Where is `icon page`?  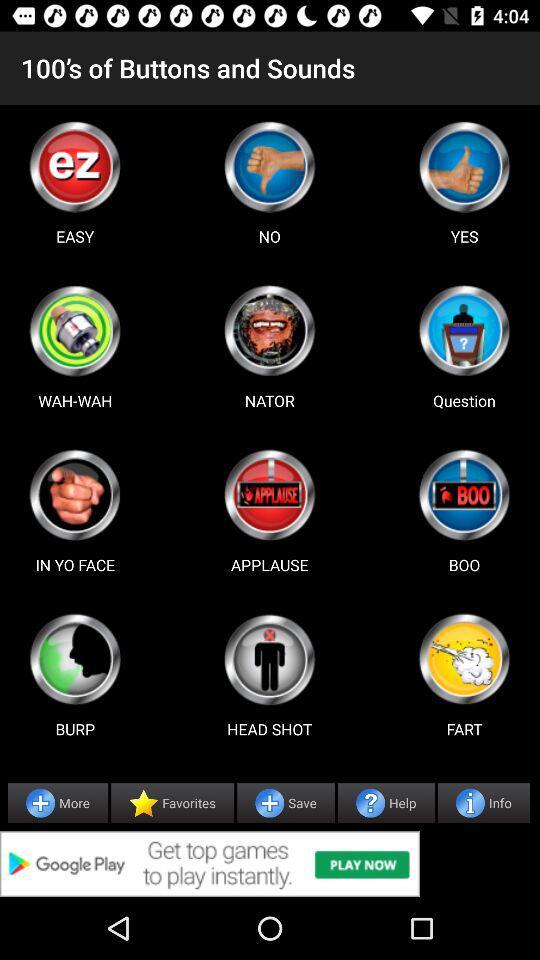
icon page is located at coordinates (464, 658).